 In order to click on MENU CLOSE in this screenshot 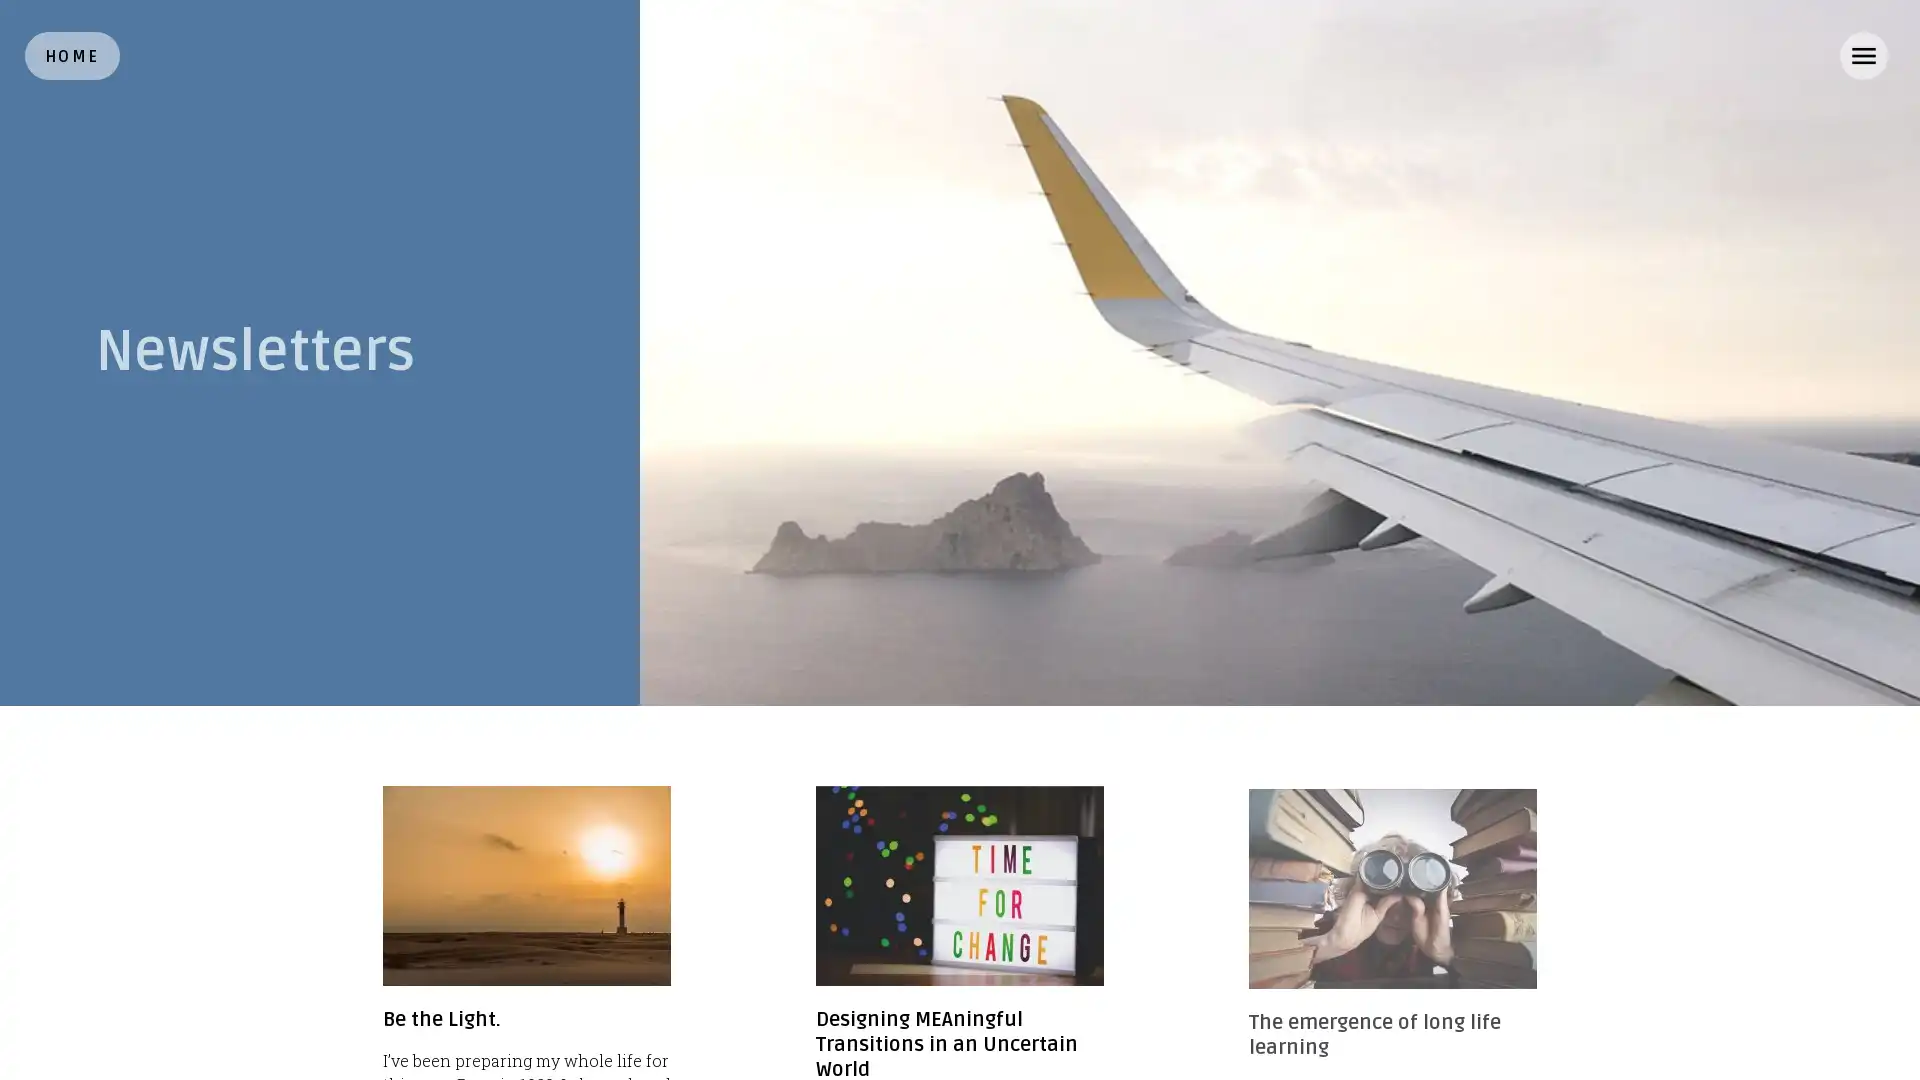, I will do `click(1862, 55)`.